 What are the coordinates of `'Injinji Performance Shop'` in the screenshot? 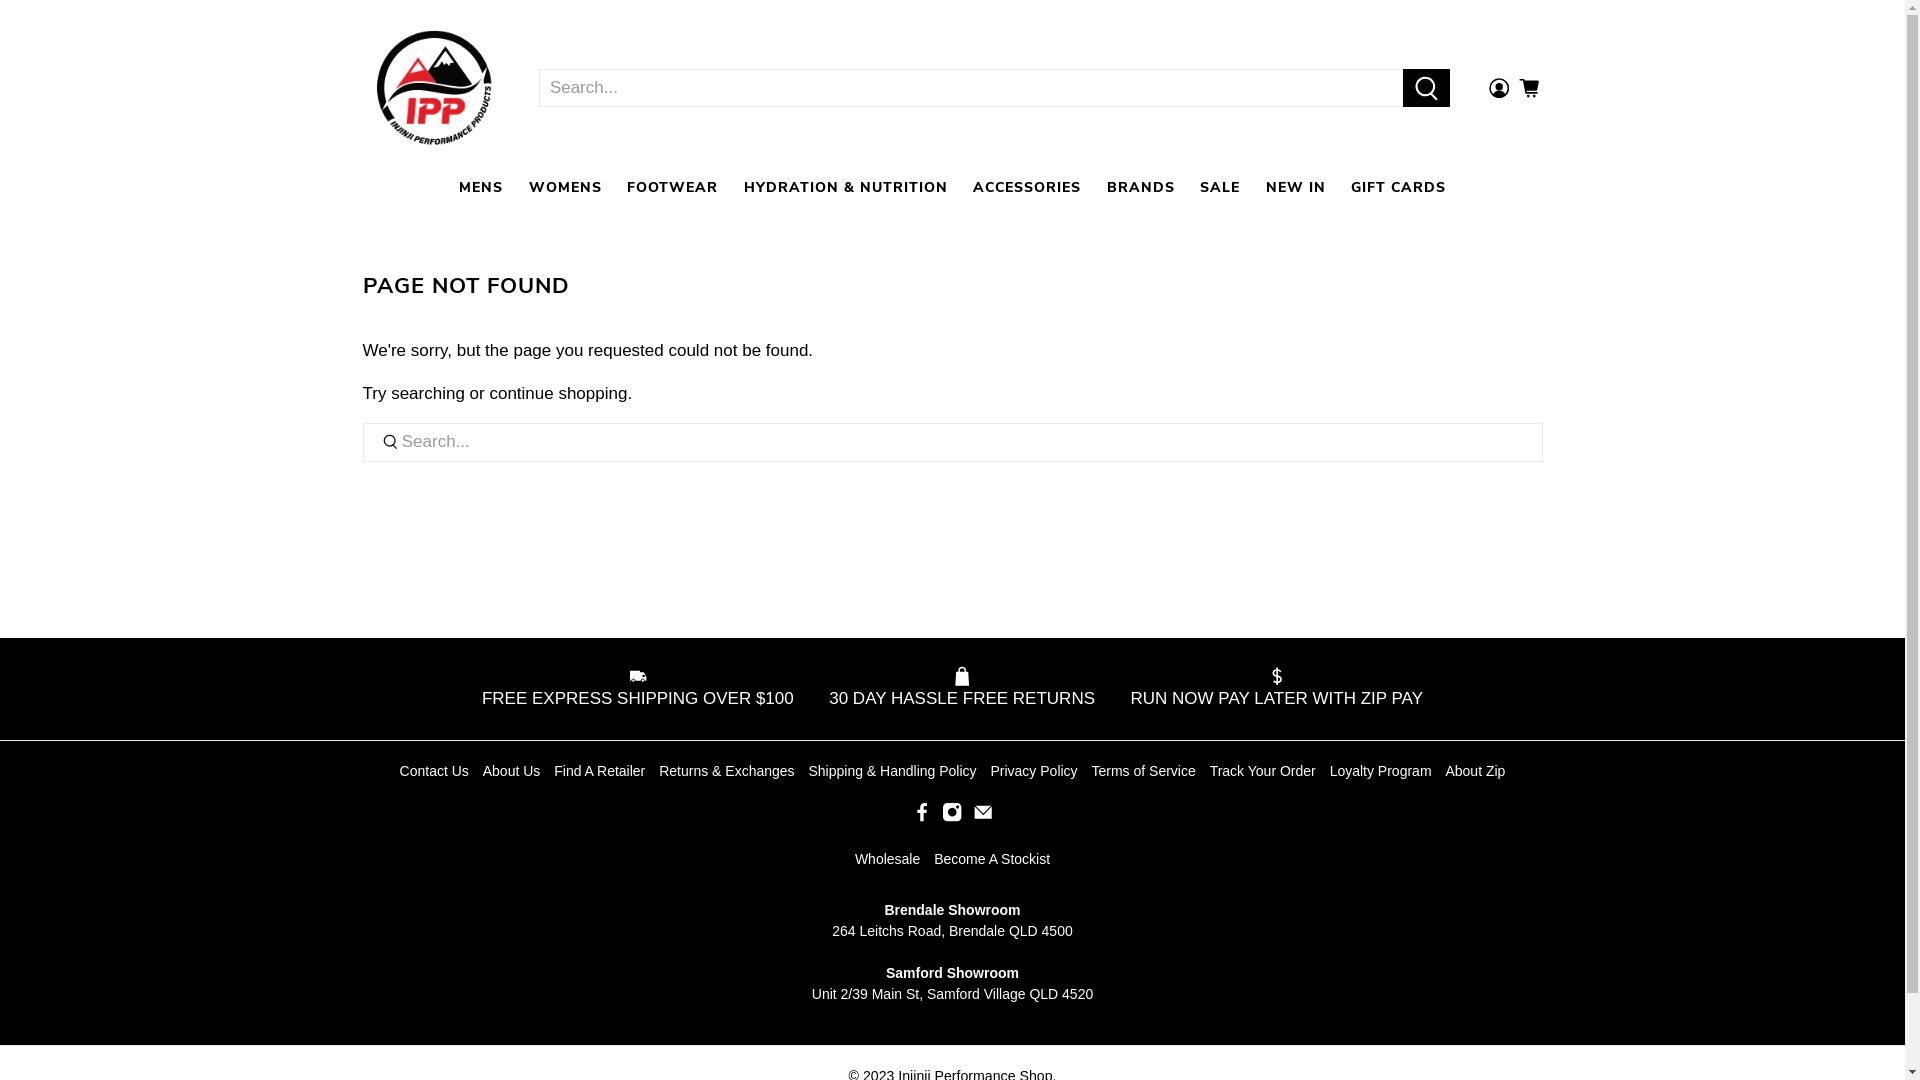 It's located at (364, 87).